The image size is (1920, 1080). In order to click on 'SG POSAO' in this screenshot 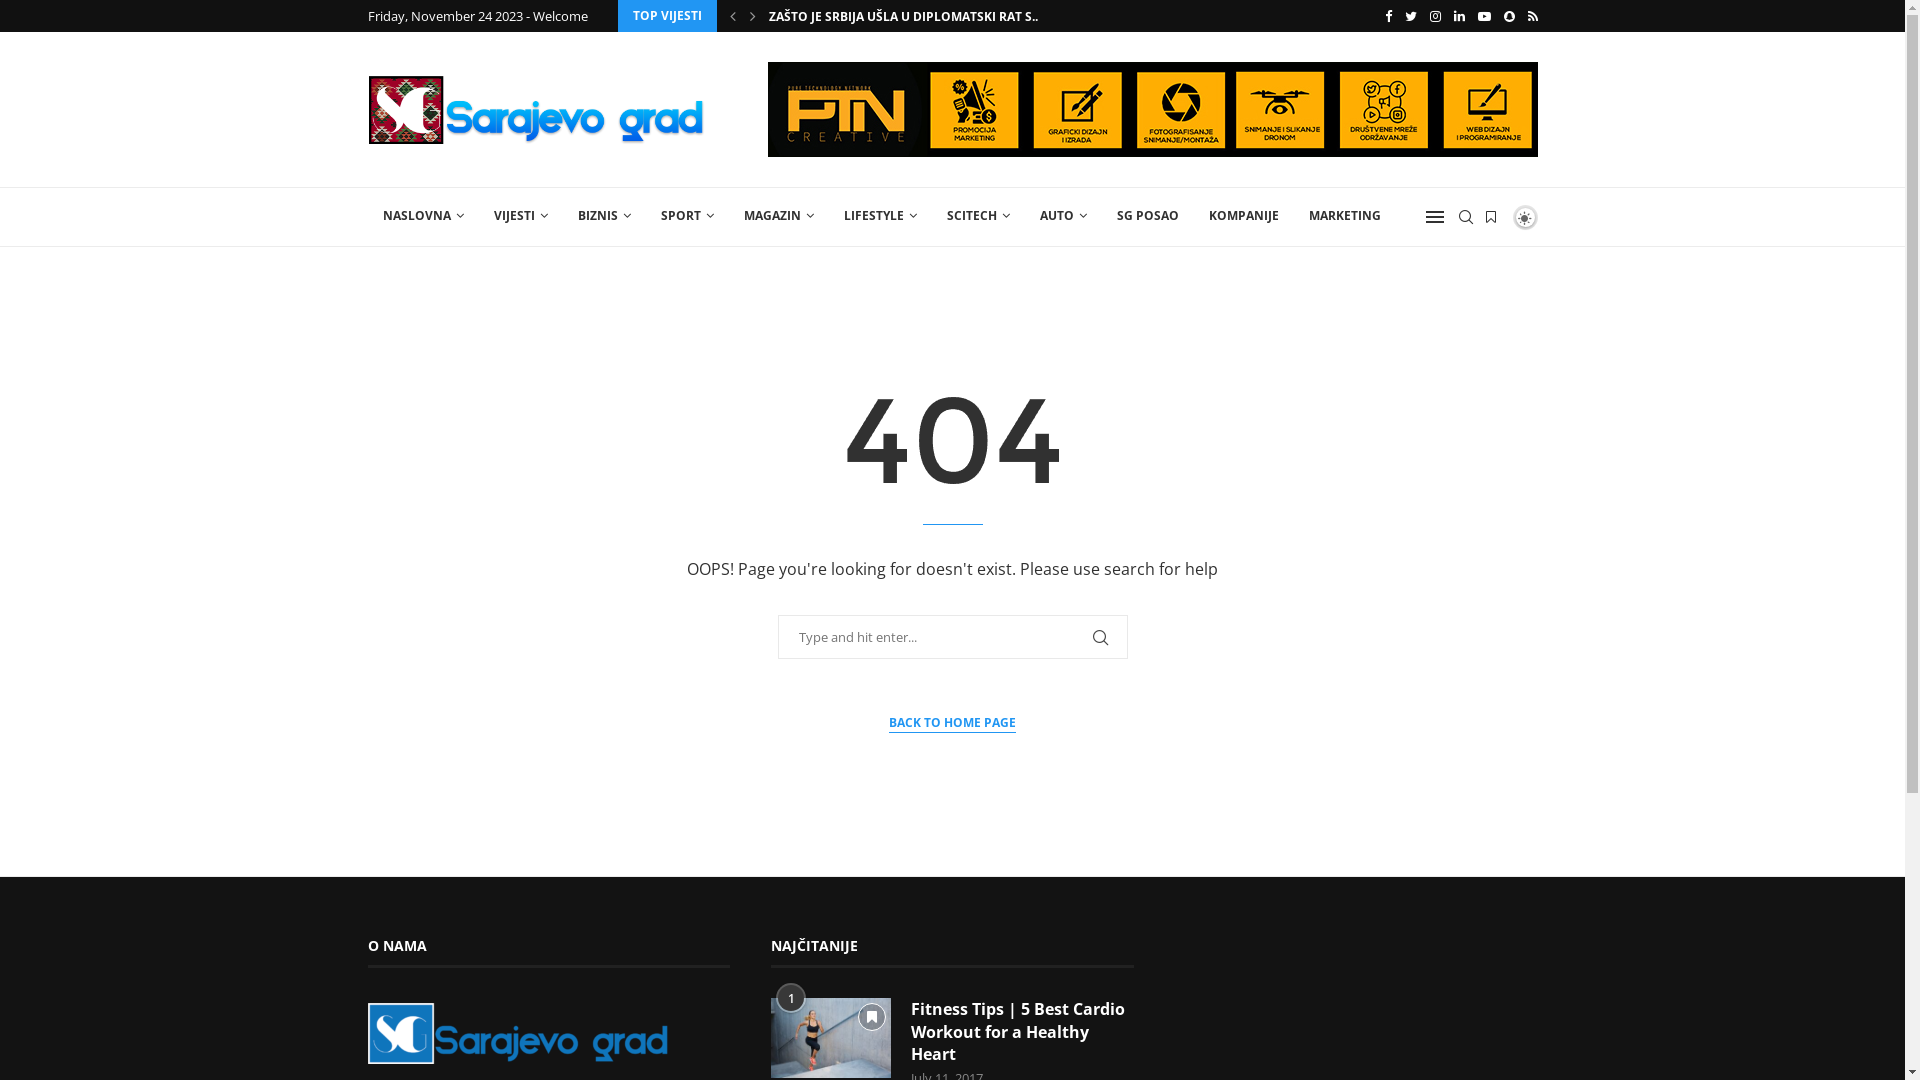, I will do `click(1101, 216)`.